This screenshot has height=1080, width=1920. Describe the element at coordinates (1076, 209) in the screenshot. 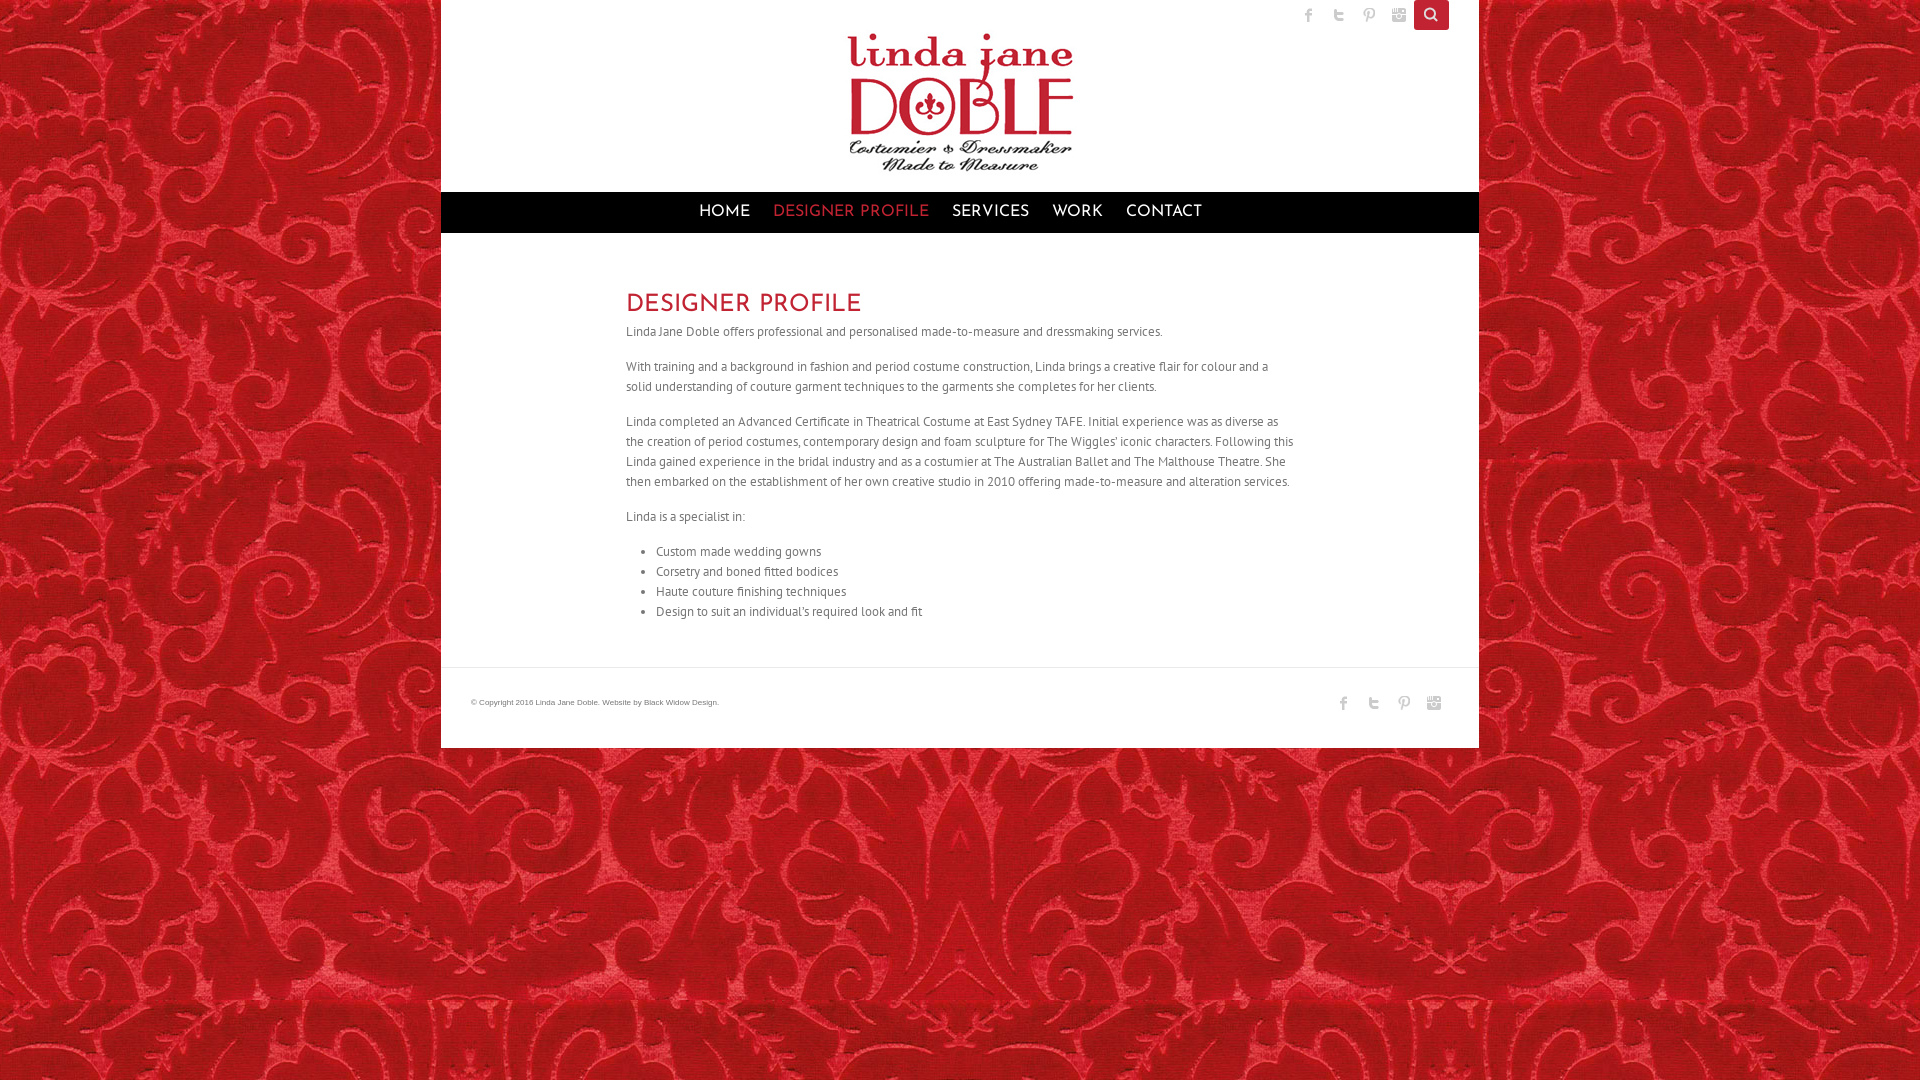

I see `'WORK'` at that location.